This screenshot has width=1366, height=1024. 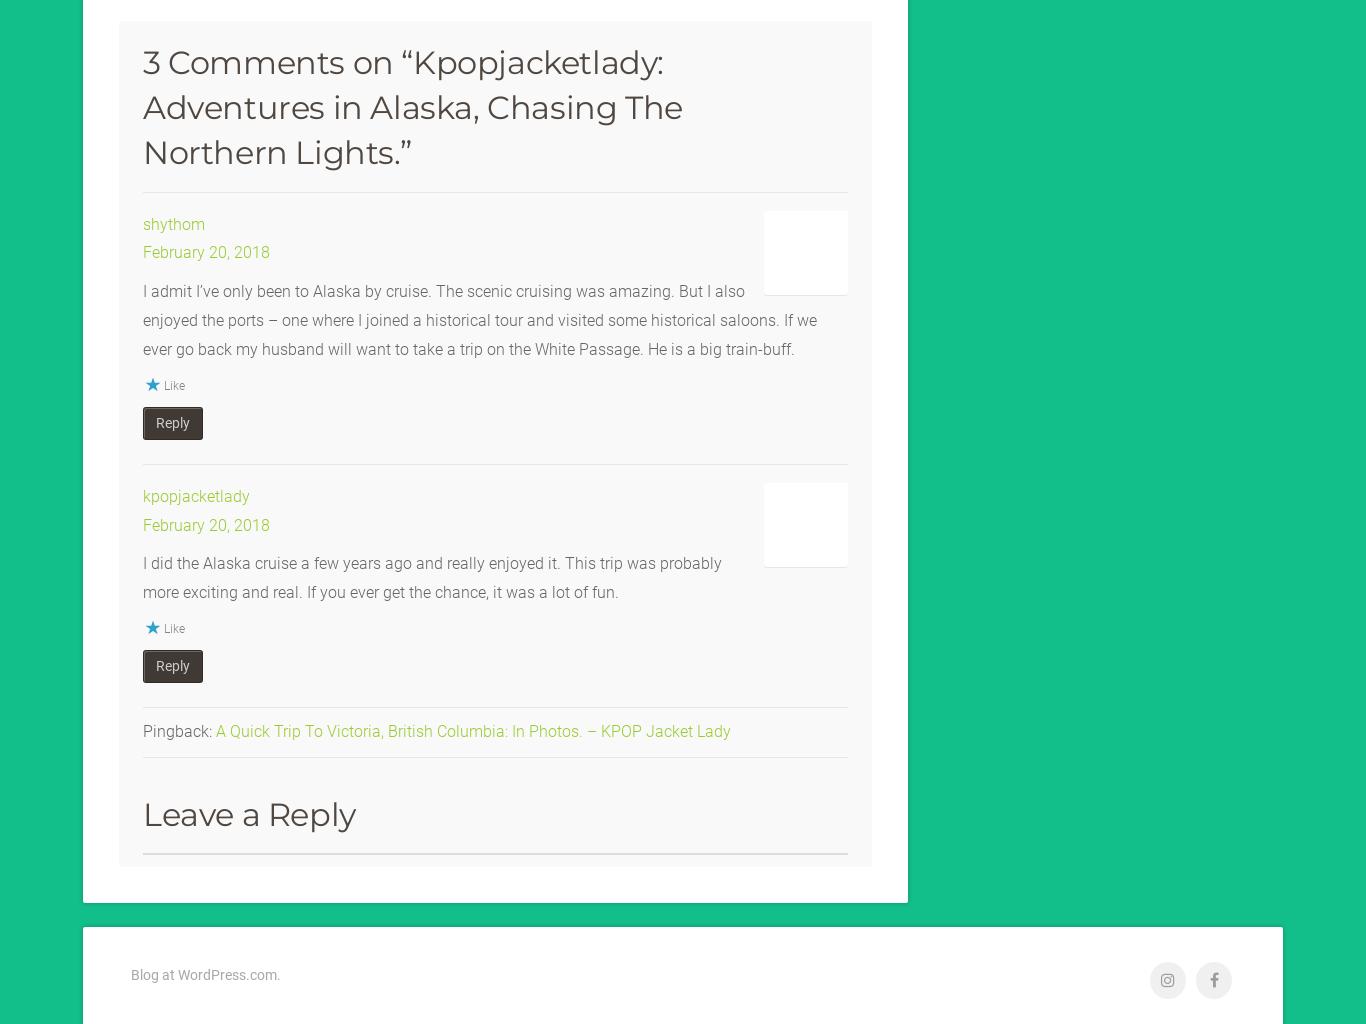 What do you see at coordinates (473, 728) in the screenshot?
I see `'A Quick Trip To Victoria, British Columbia: In Photos. – KPOP Jacket Lady'` at bounding box center [473, 728].